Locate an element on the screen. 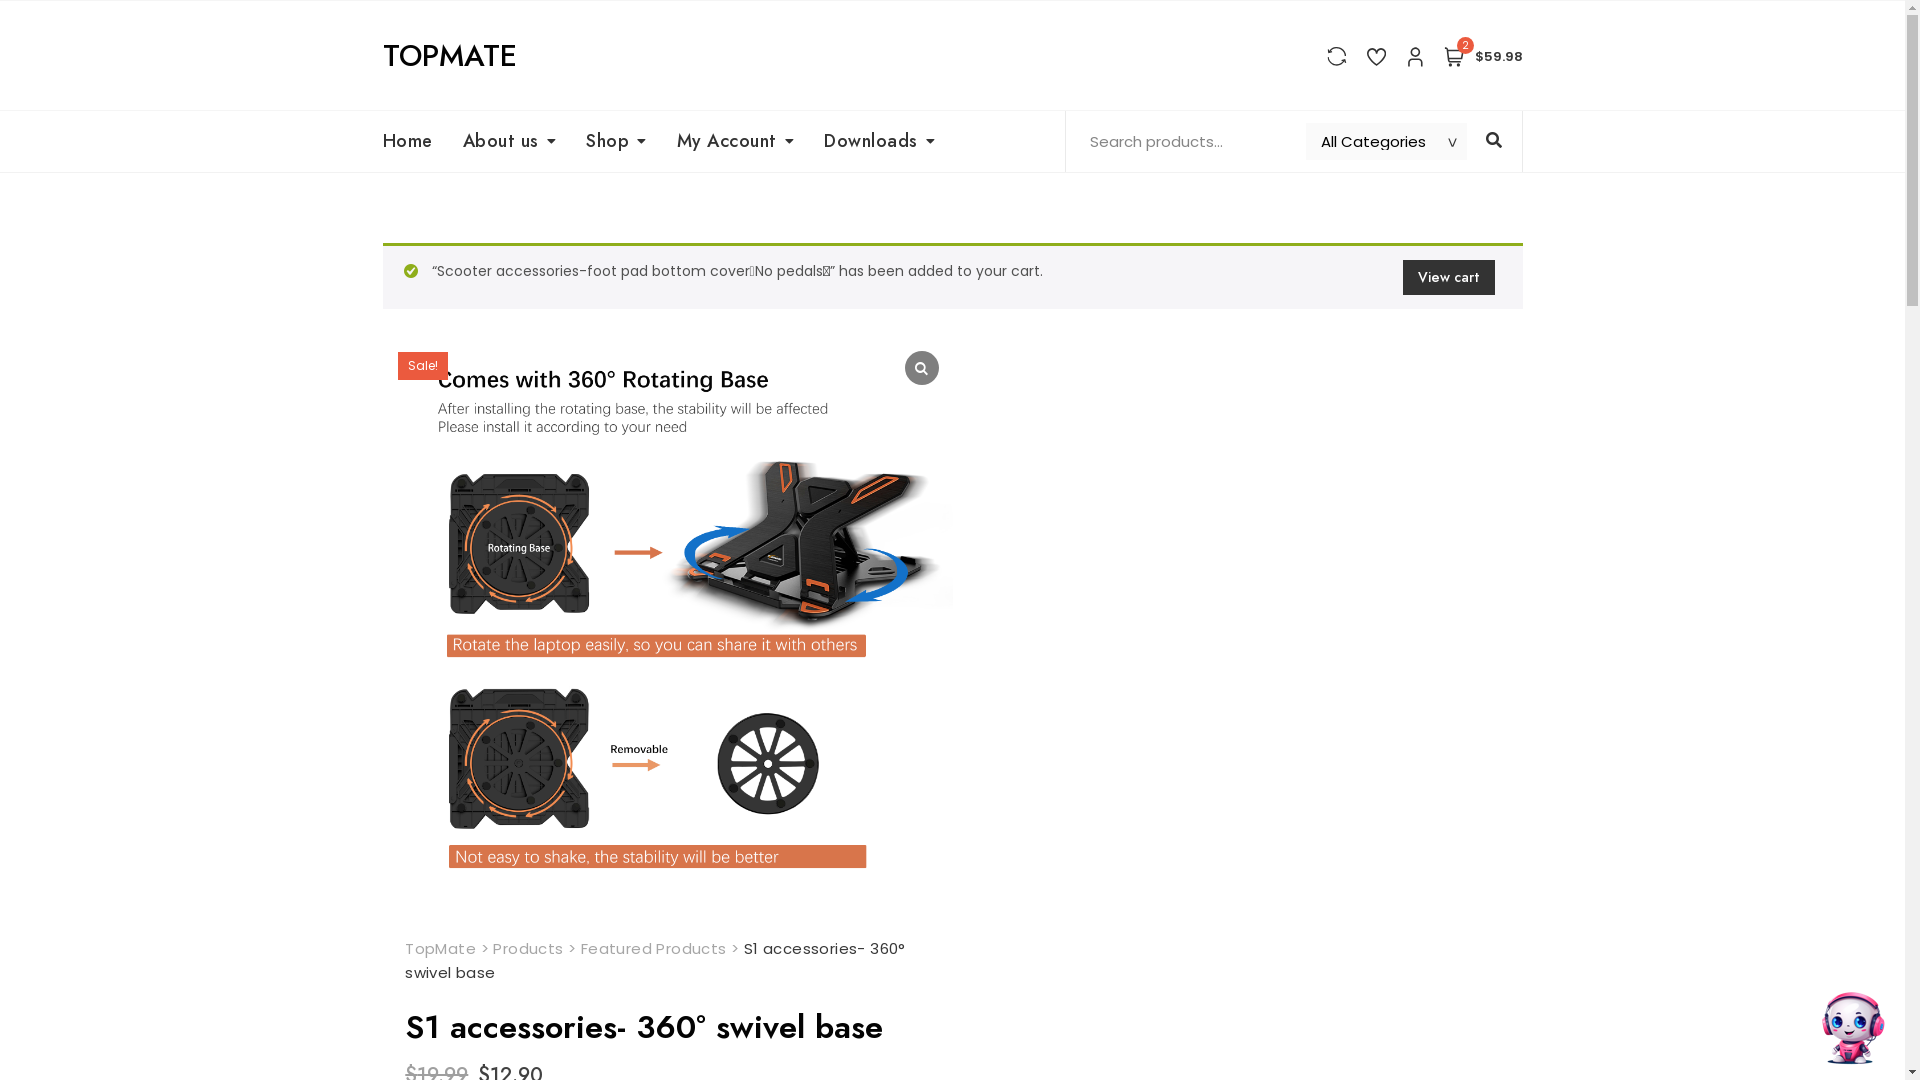 The image size is (1920, 1080). 'About us' is located at coordinates (509, 140).